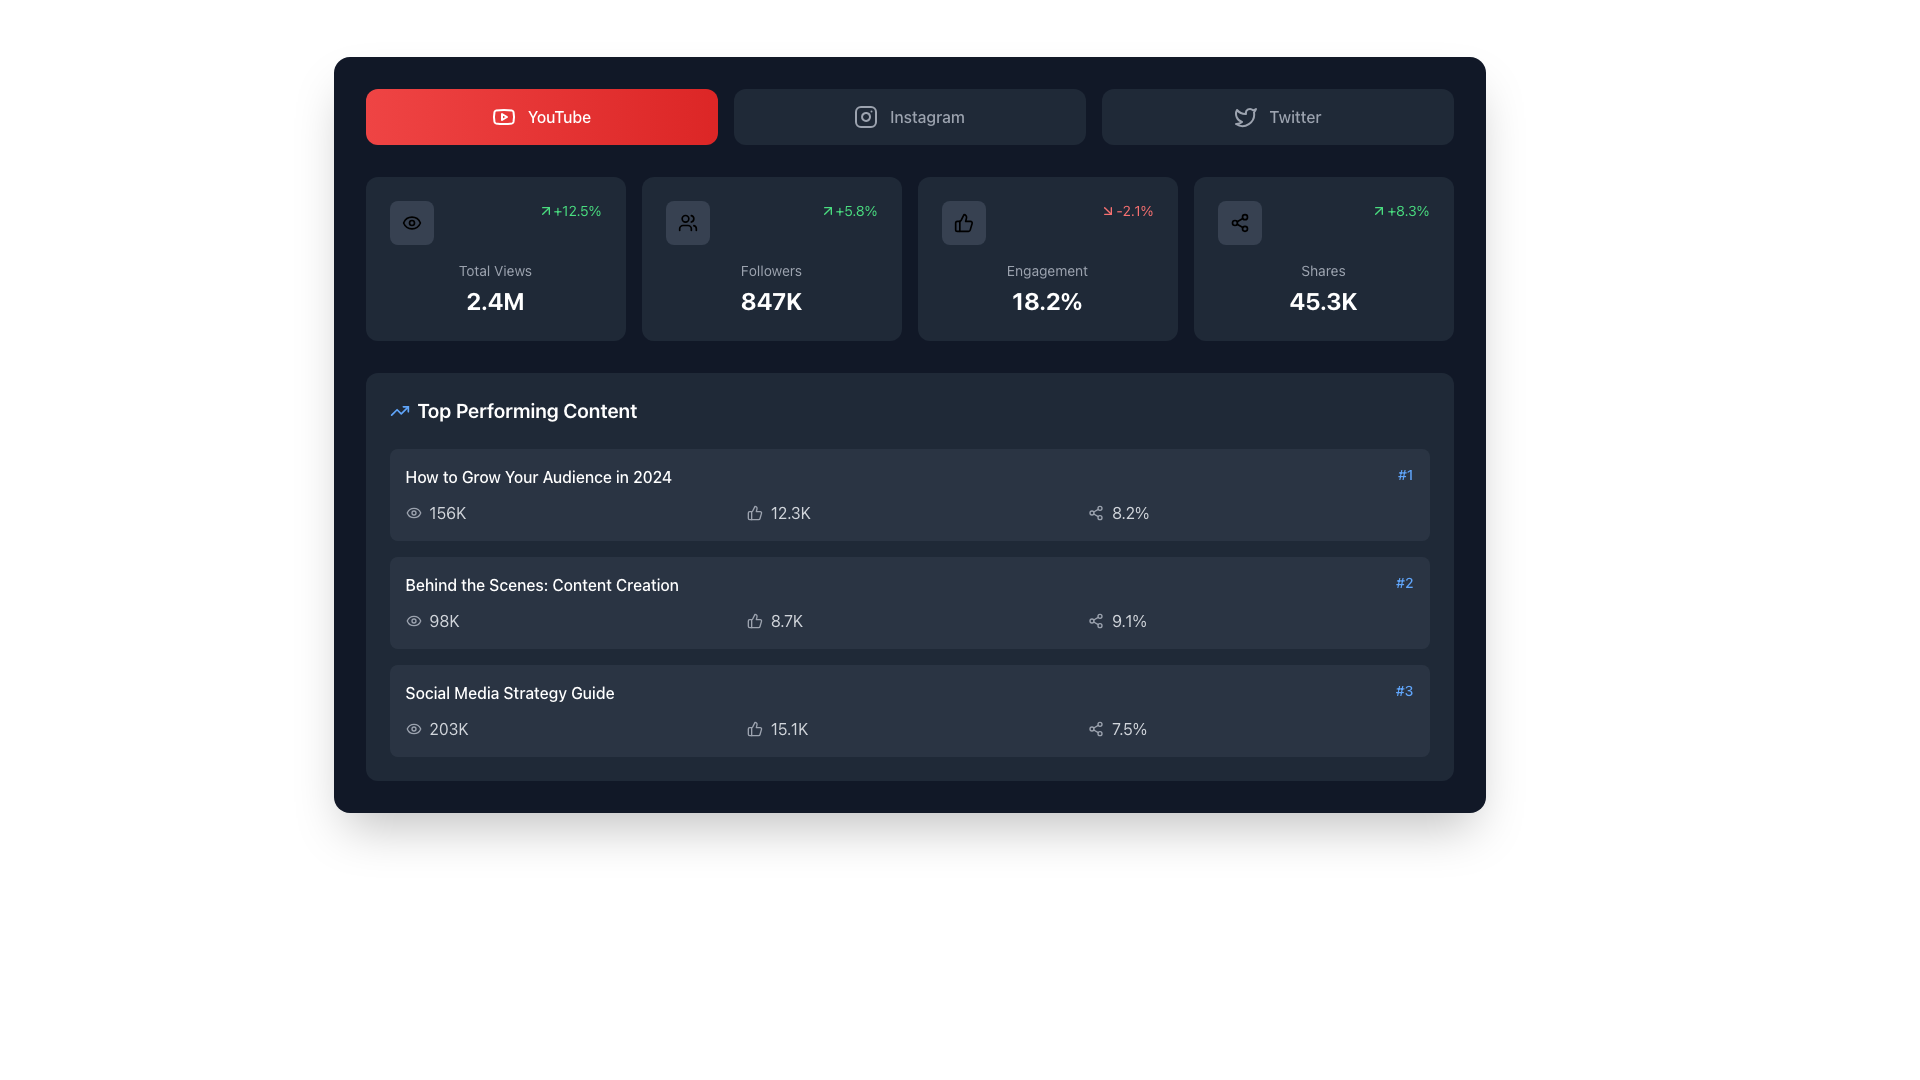 The height and width of the screenshot is (1080, 1920). I want to click on text label indicating the Twitter section, located in the top right section of the application, next to the Instagram button and aligned with a Twitter logo icon, so click(1295, 116).